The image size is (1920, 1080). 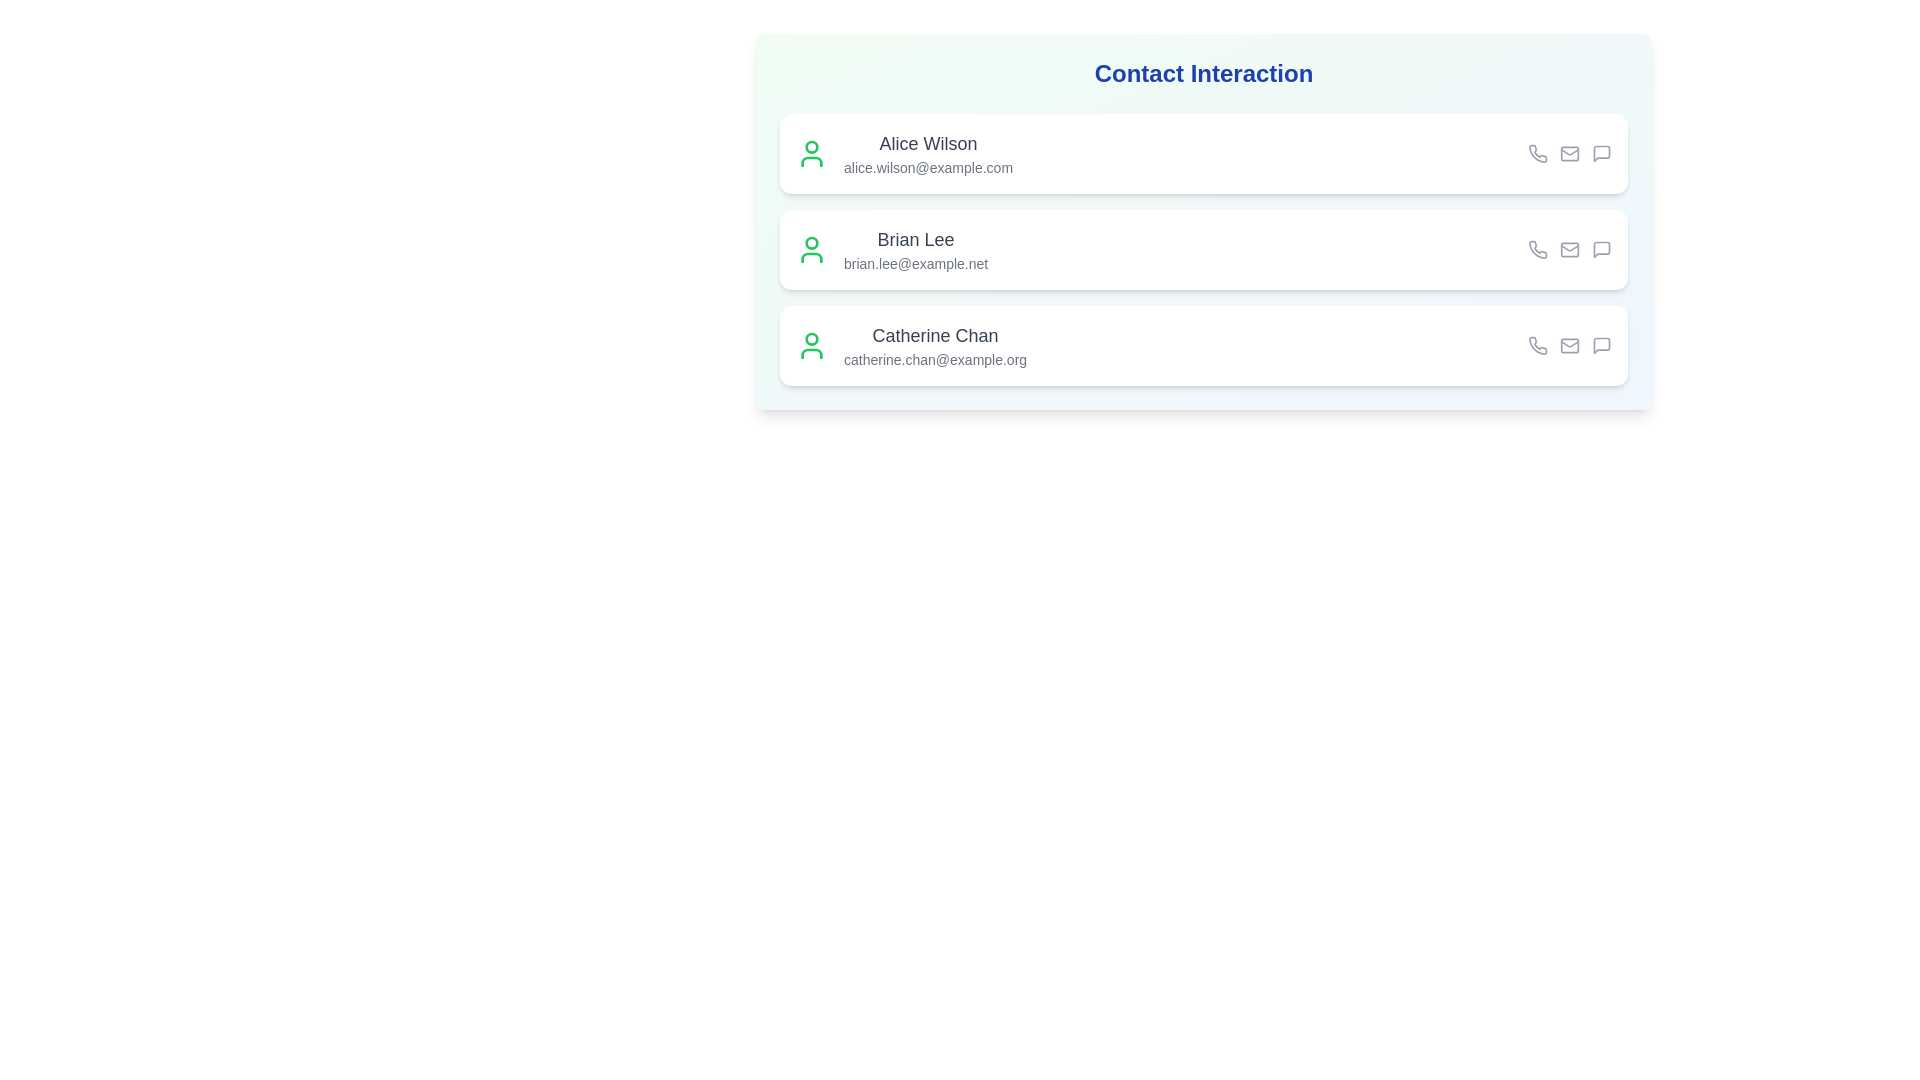 I want to click on the contact Alice Wilson by clicking on their list item, so click(x=1203, y=153).